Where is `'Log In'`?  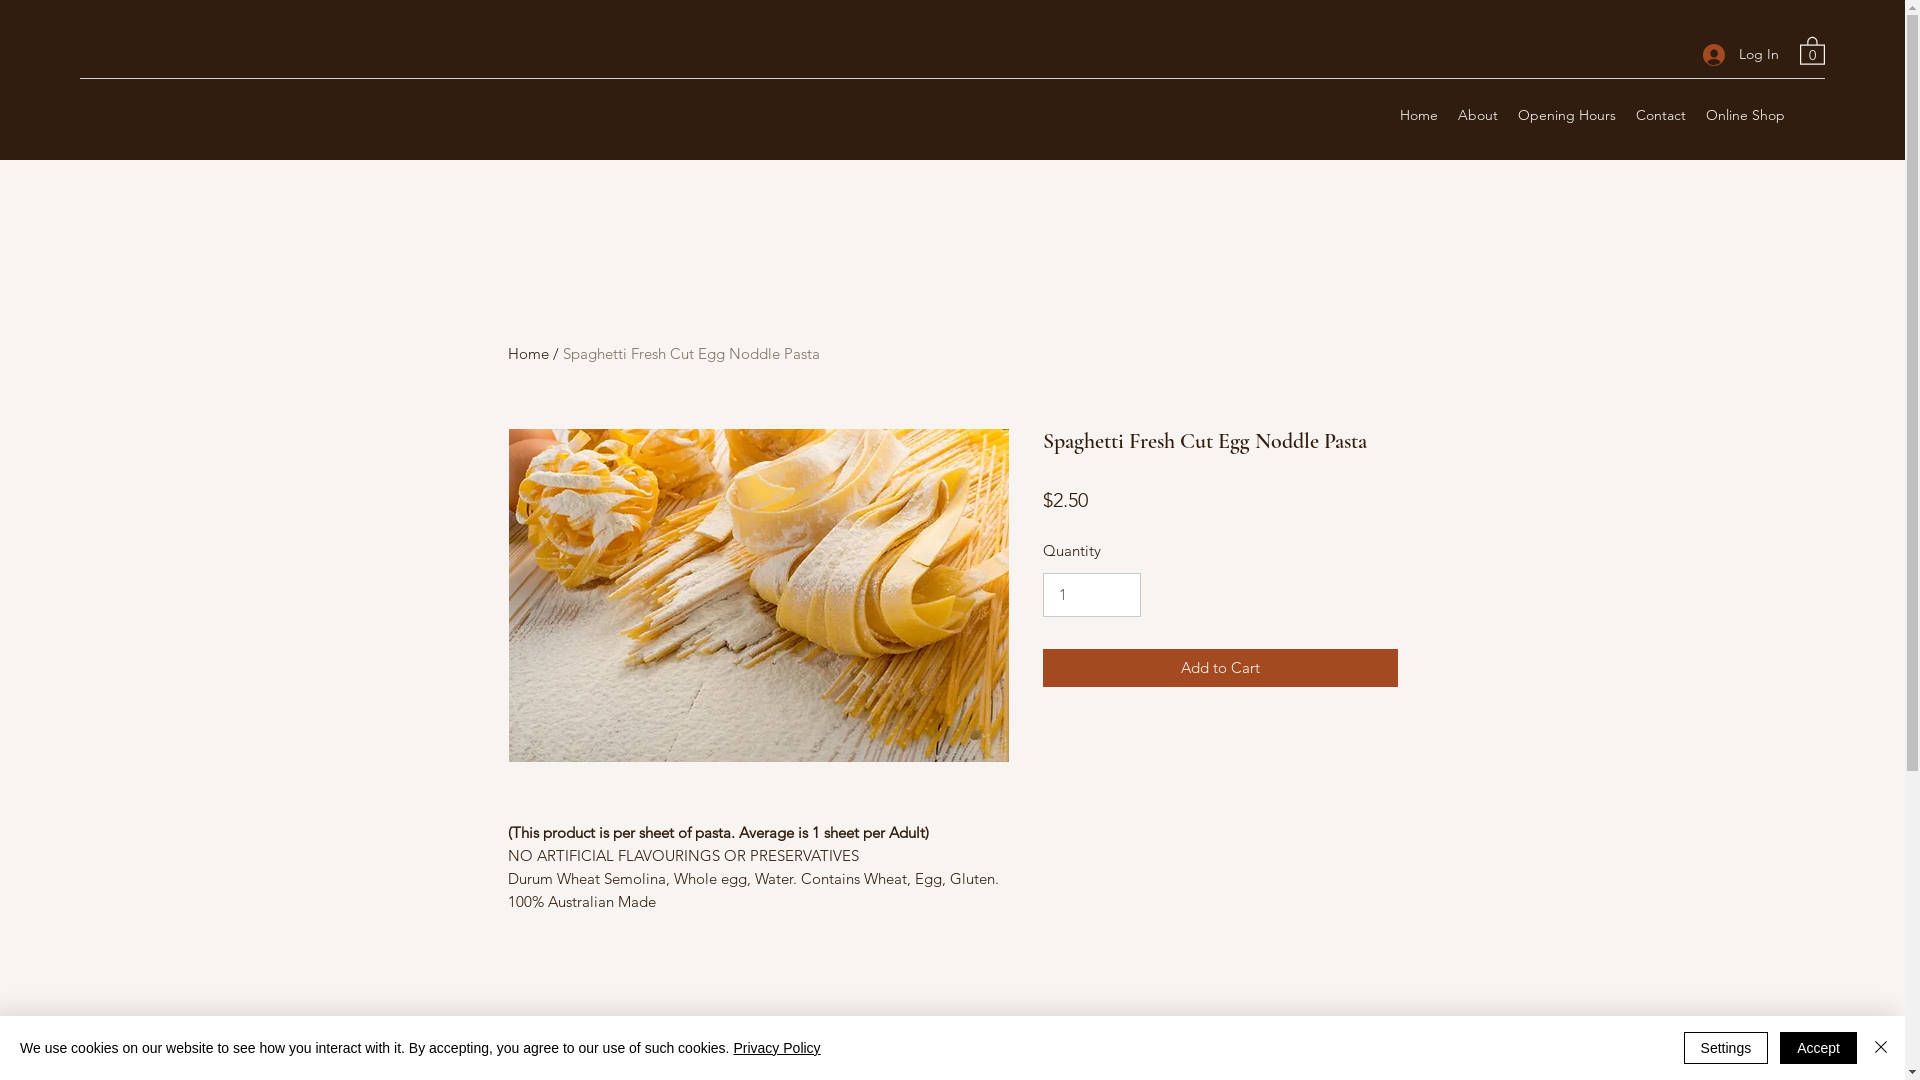 'Log In' is located at coordinates (1688, 53).